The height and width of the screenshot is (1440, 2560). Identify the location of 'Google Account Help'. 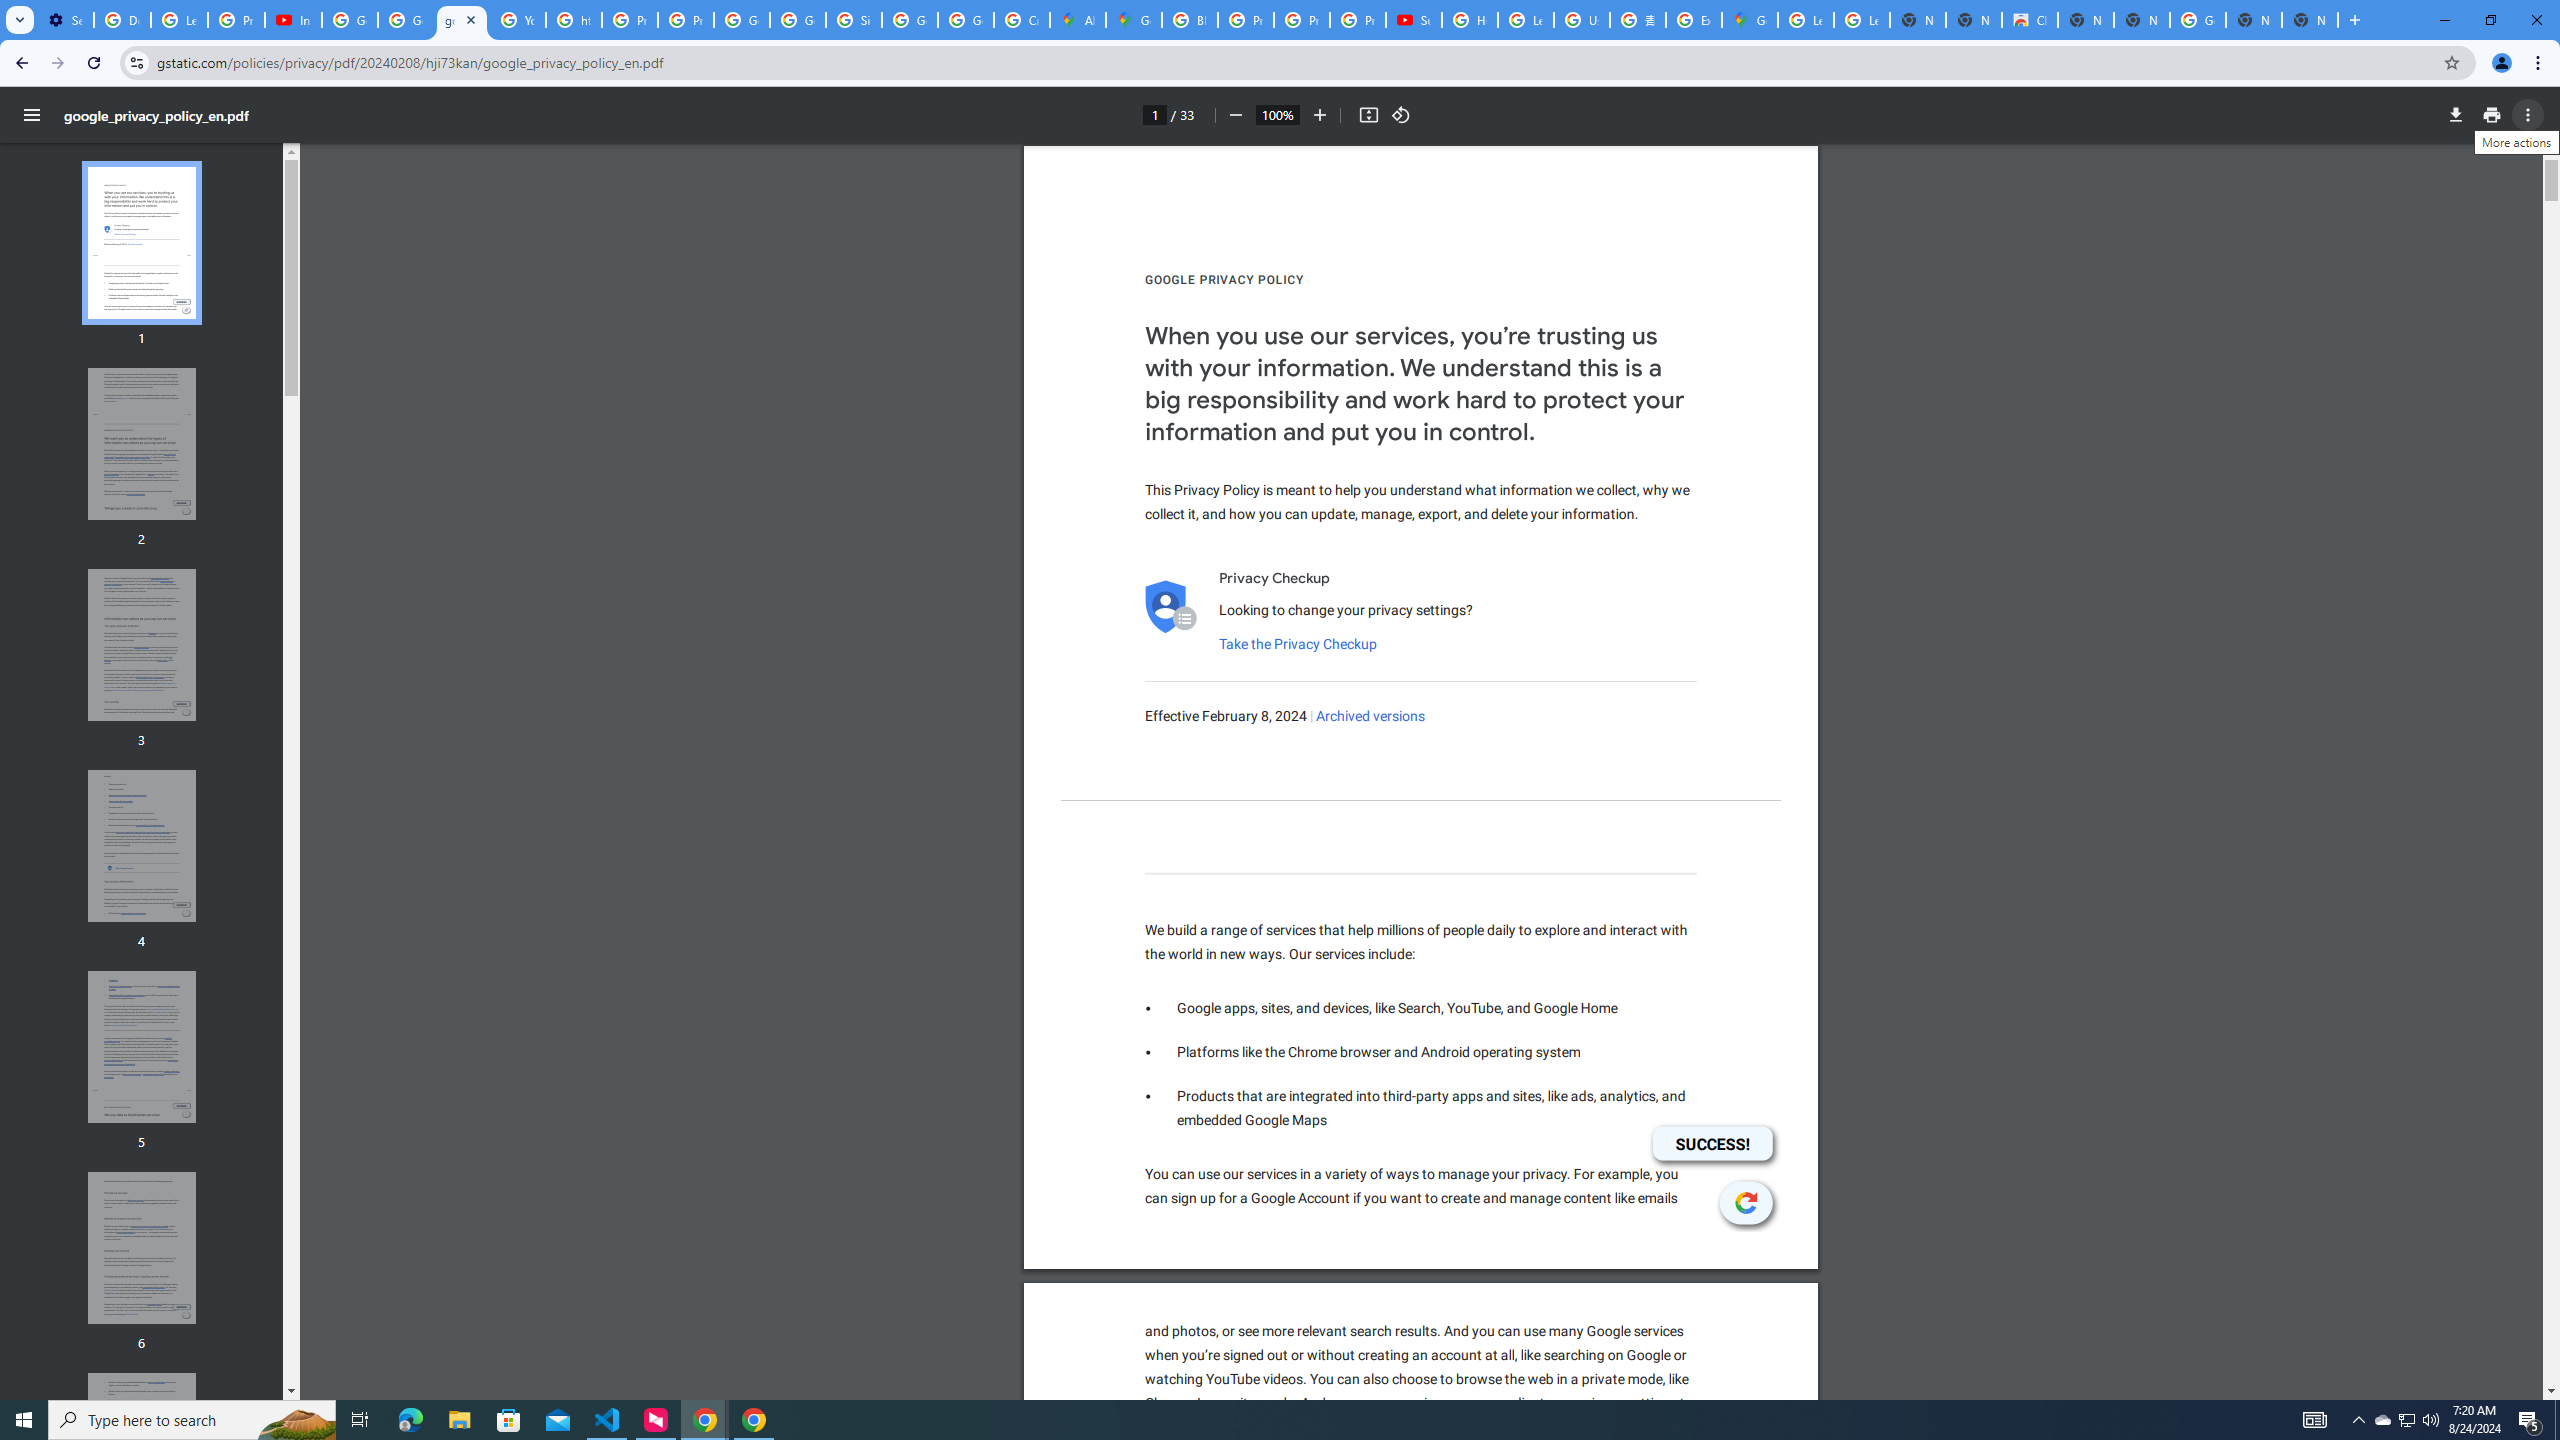
(348, 19).